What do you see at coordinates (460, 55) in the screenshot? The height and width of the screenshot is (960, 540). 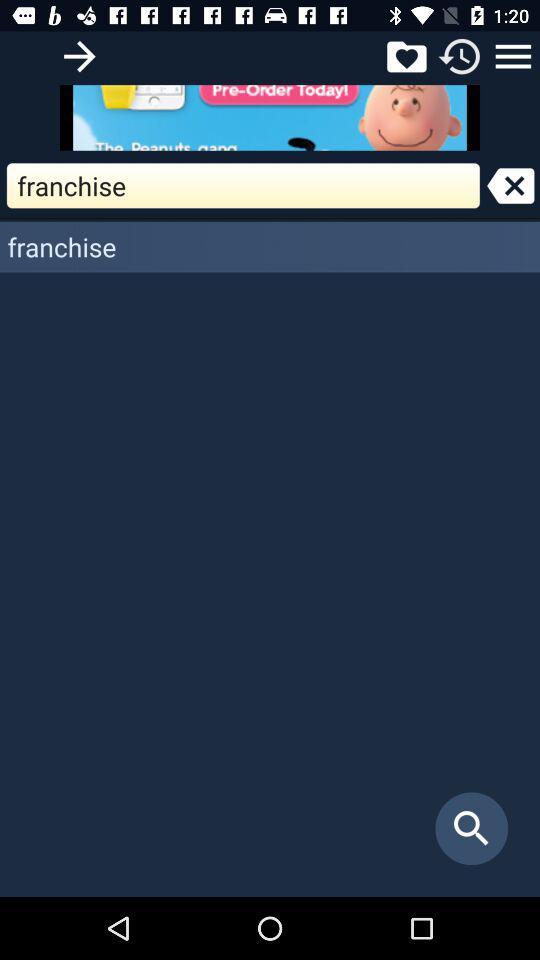 I see `the history icon` at bounding box center [460, 55].